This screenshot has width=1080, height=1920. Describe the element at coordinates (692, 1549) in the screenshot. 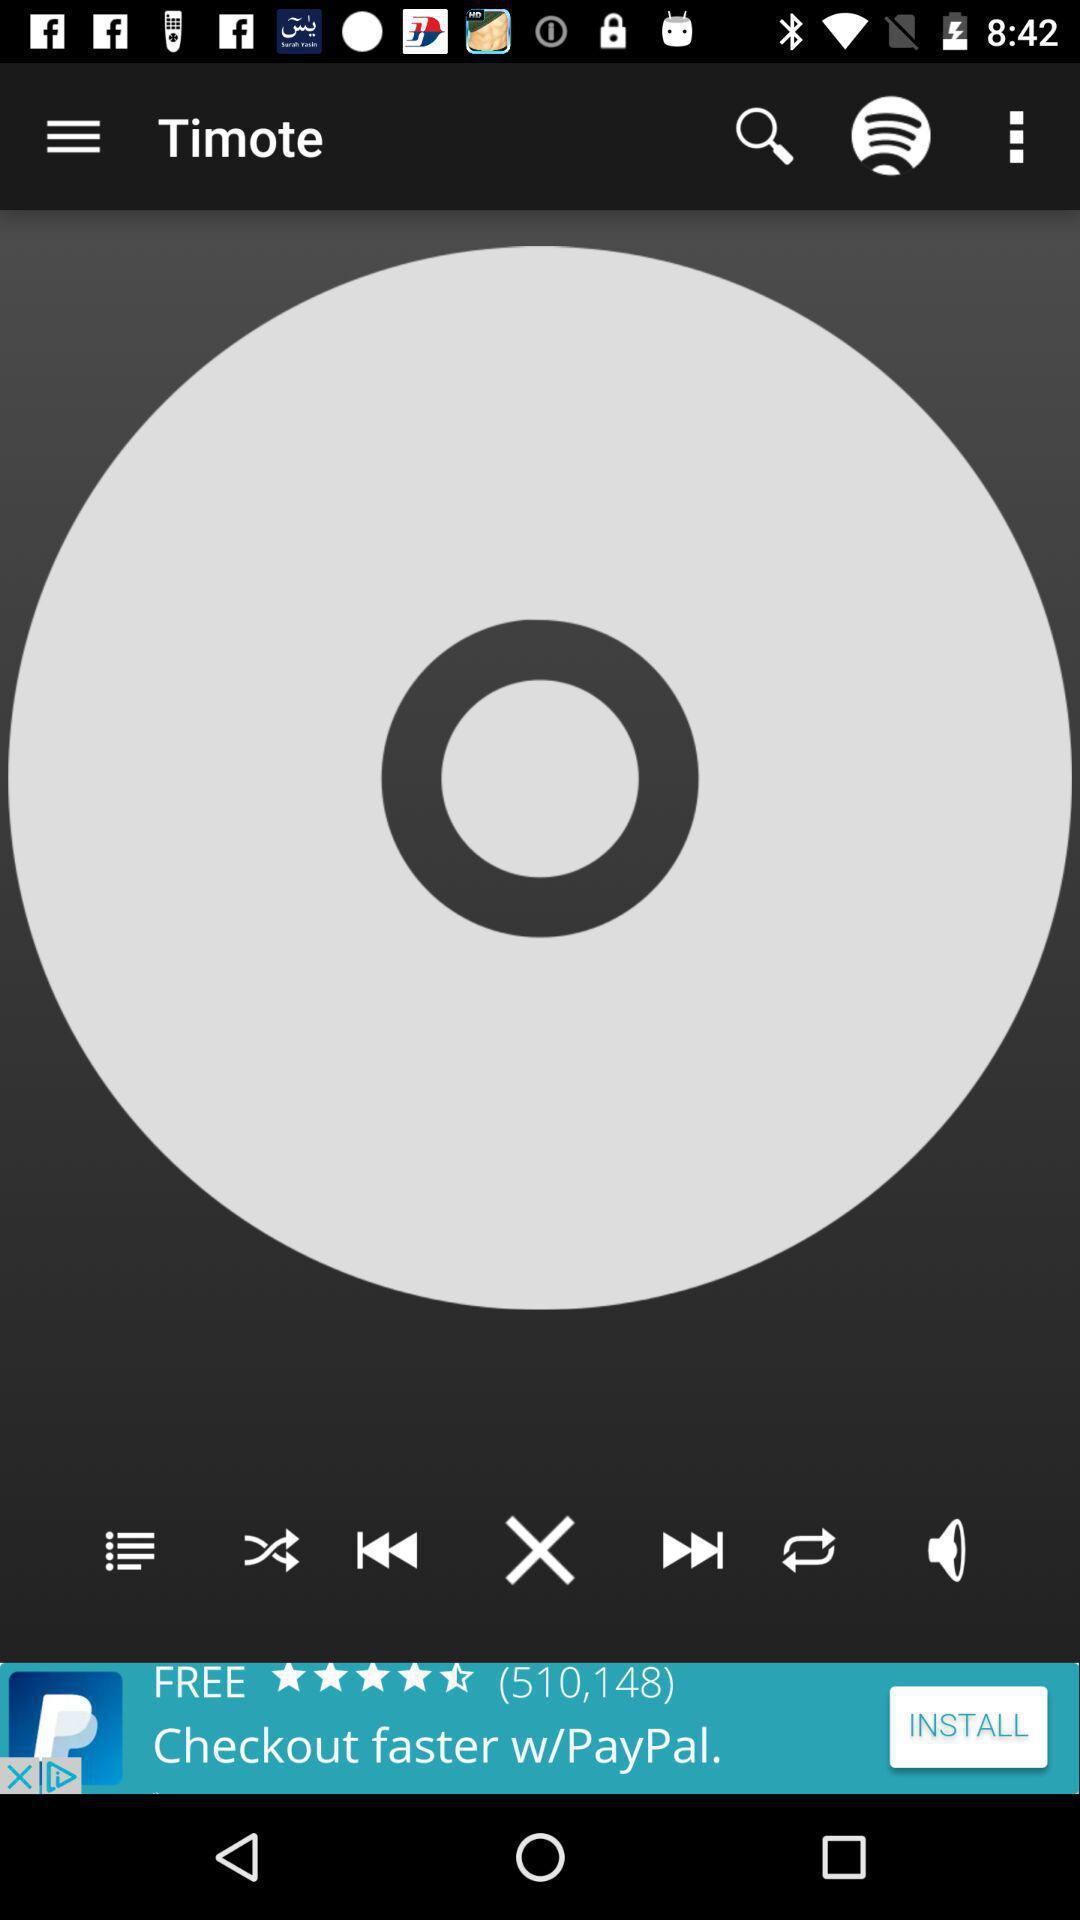

I see `the skip_next icon` at that location.